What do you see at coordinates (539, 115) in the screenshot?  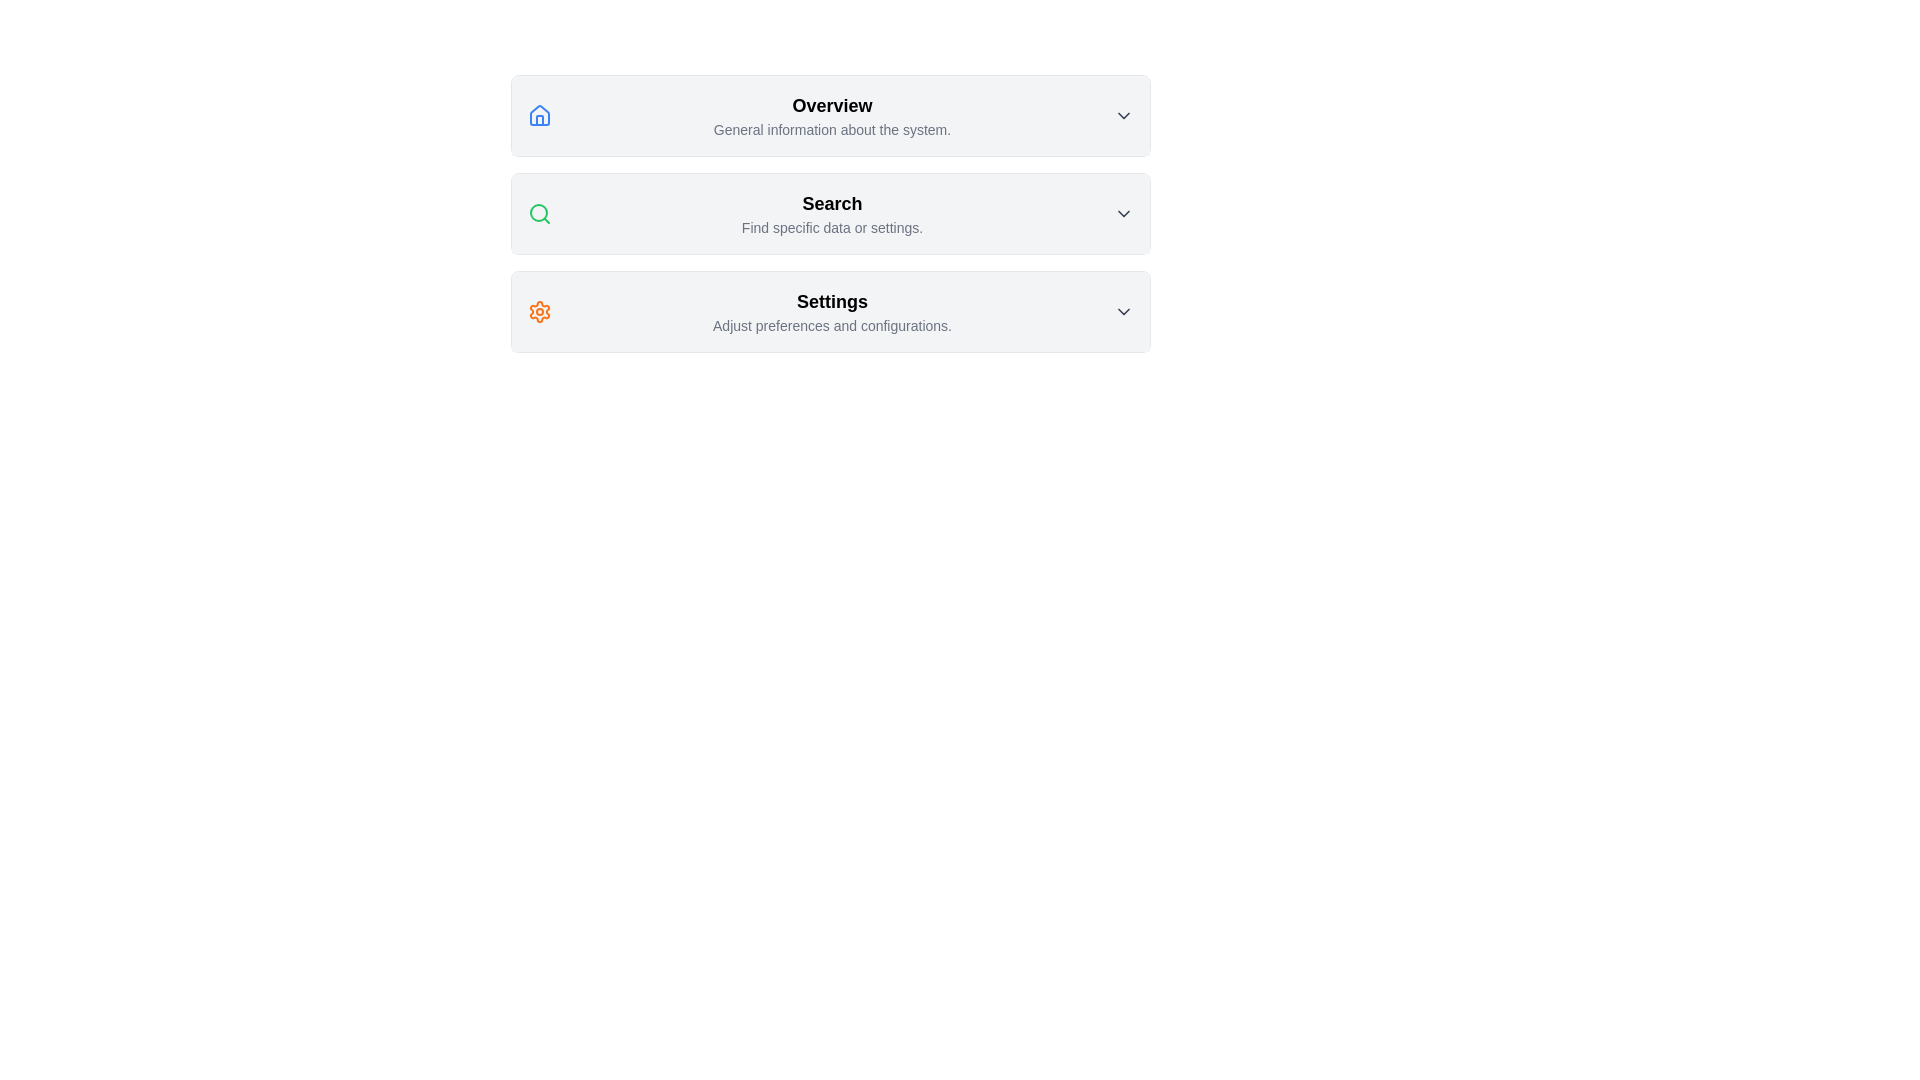 I see `the stylized house icon with a blue outline located adjacent to the 'Overview' text in the top-left corner of the interface` at bounding box center [539, 115].